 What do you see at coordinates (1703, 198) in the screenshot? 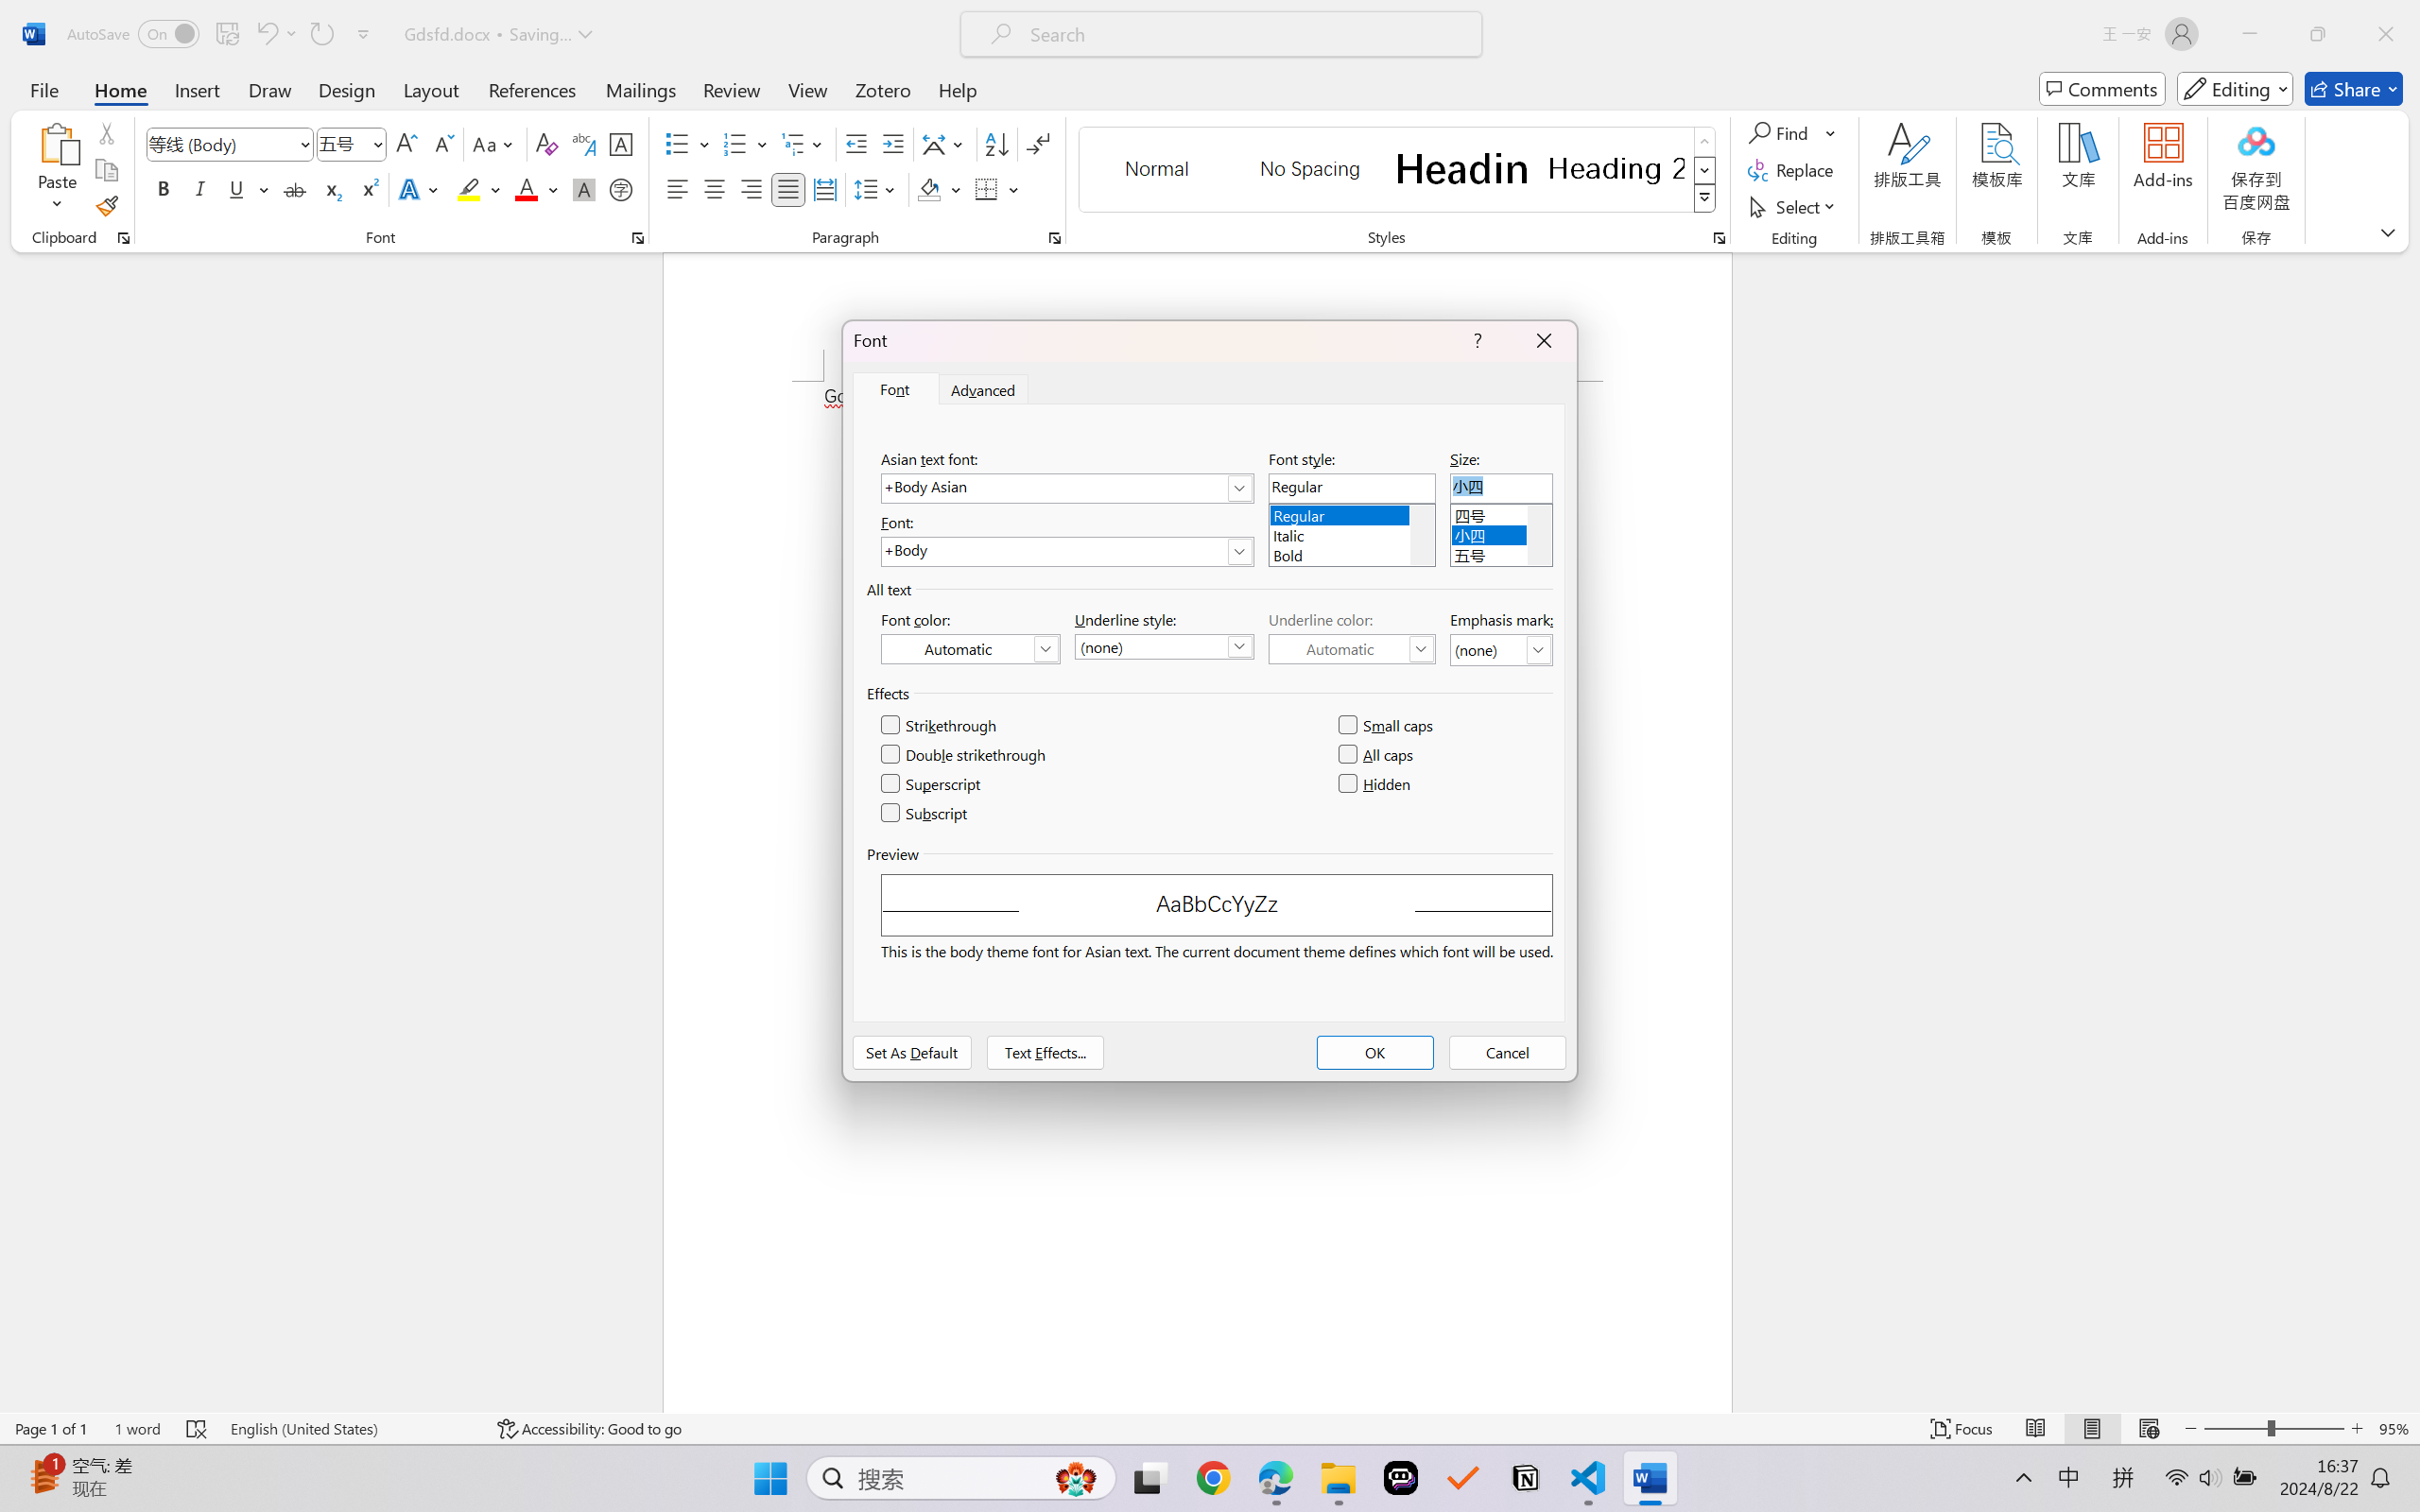
I see `'Styles'` at bounding box center [1703, 198].